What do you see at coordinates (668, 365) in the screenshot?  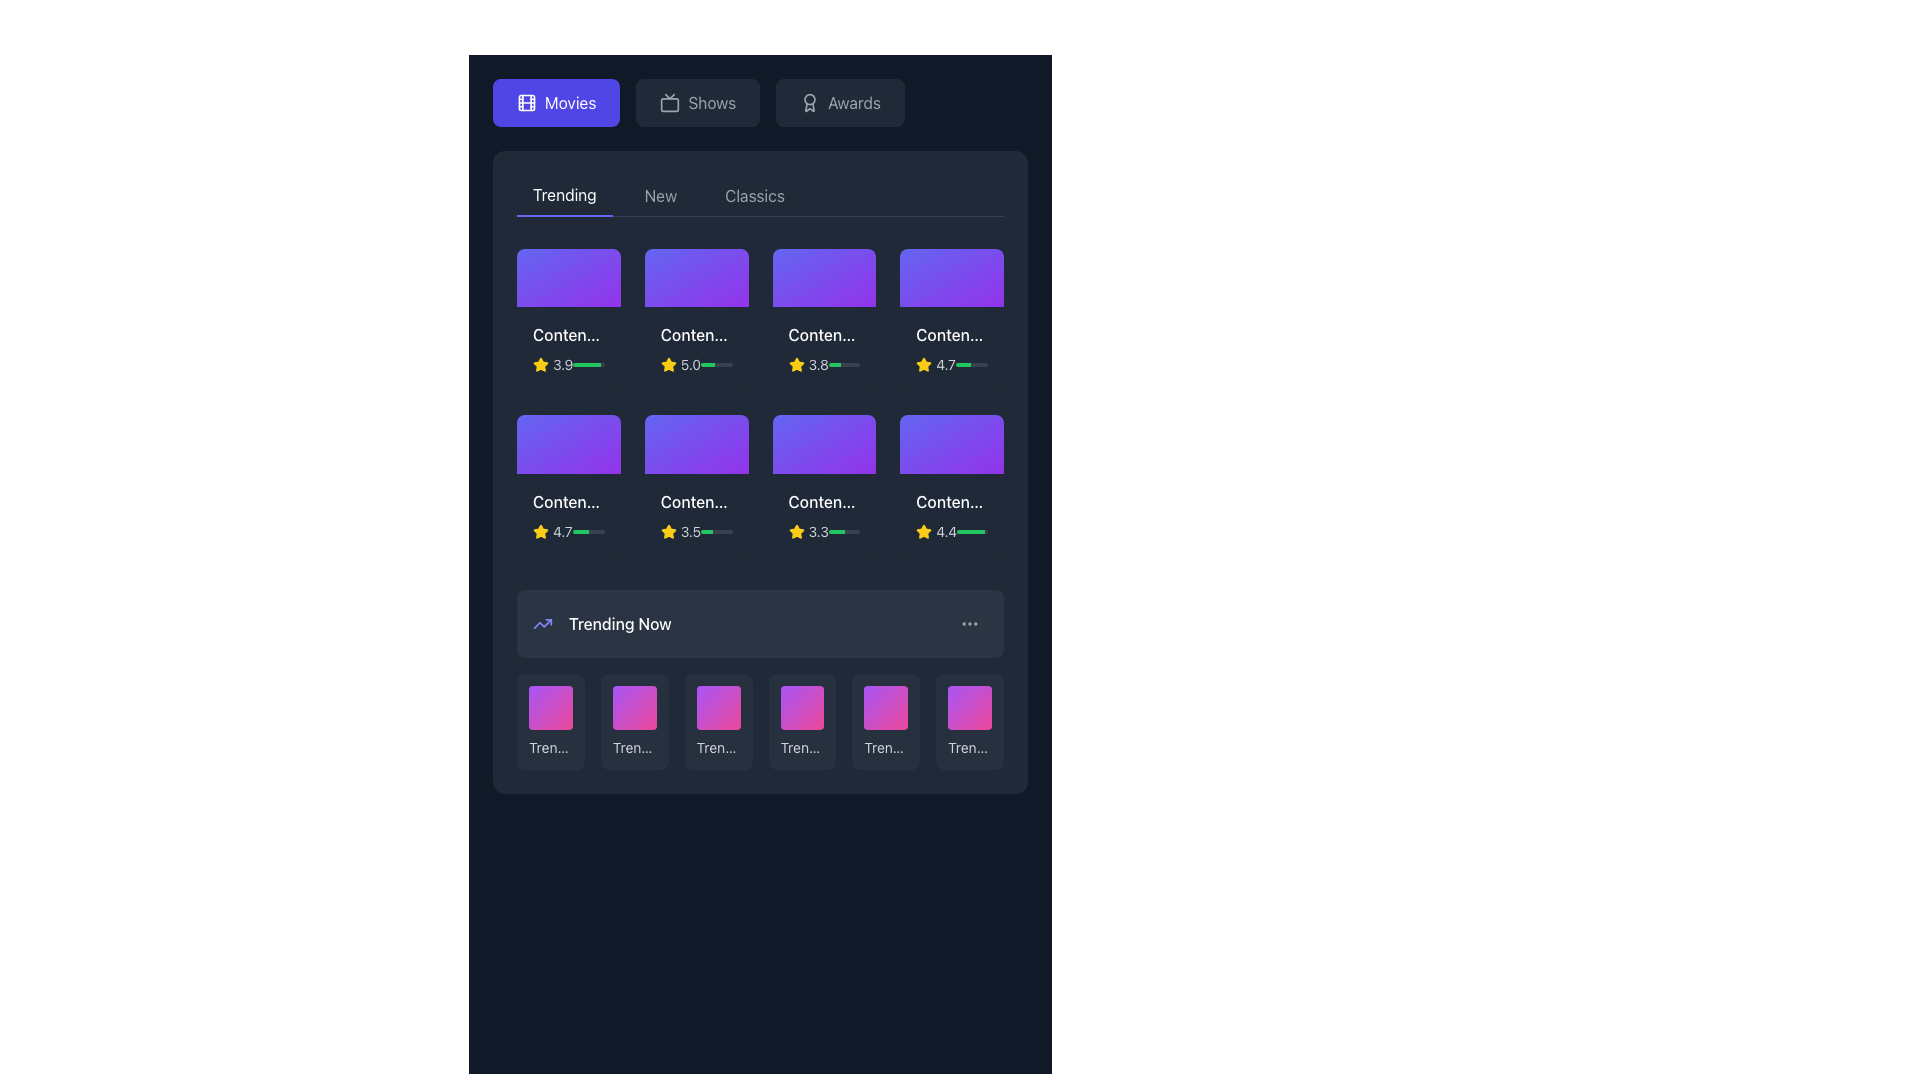 I see `the third star icon in the 'Trending' section, which indicates the rating for the associated content item` at bounding box center [668, 365].